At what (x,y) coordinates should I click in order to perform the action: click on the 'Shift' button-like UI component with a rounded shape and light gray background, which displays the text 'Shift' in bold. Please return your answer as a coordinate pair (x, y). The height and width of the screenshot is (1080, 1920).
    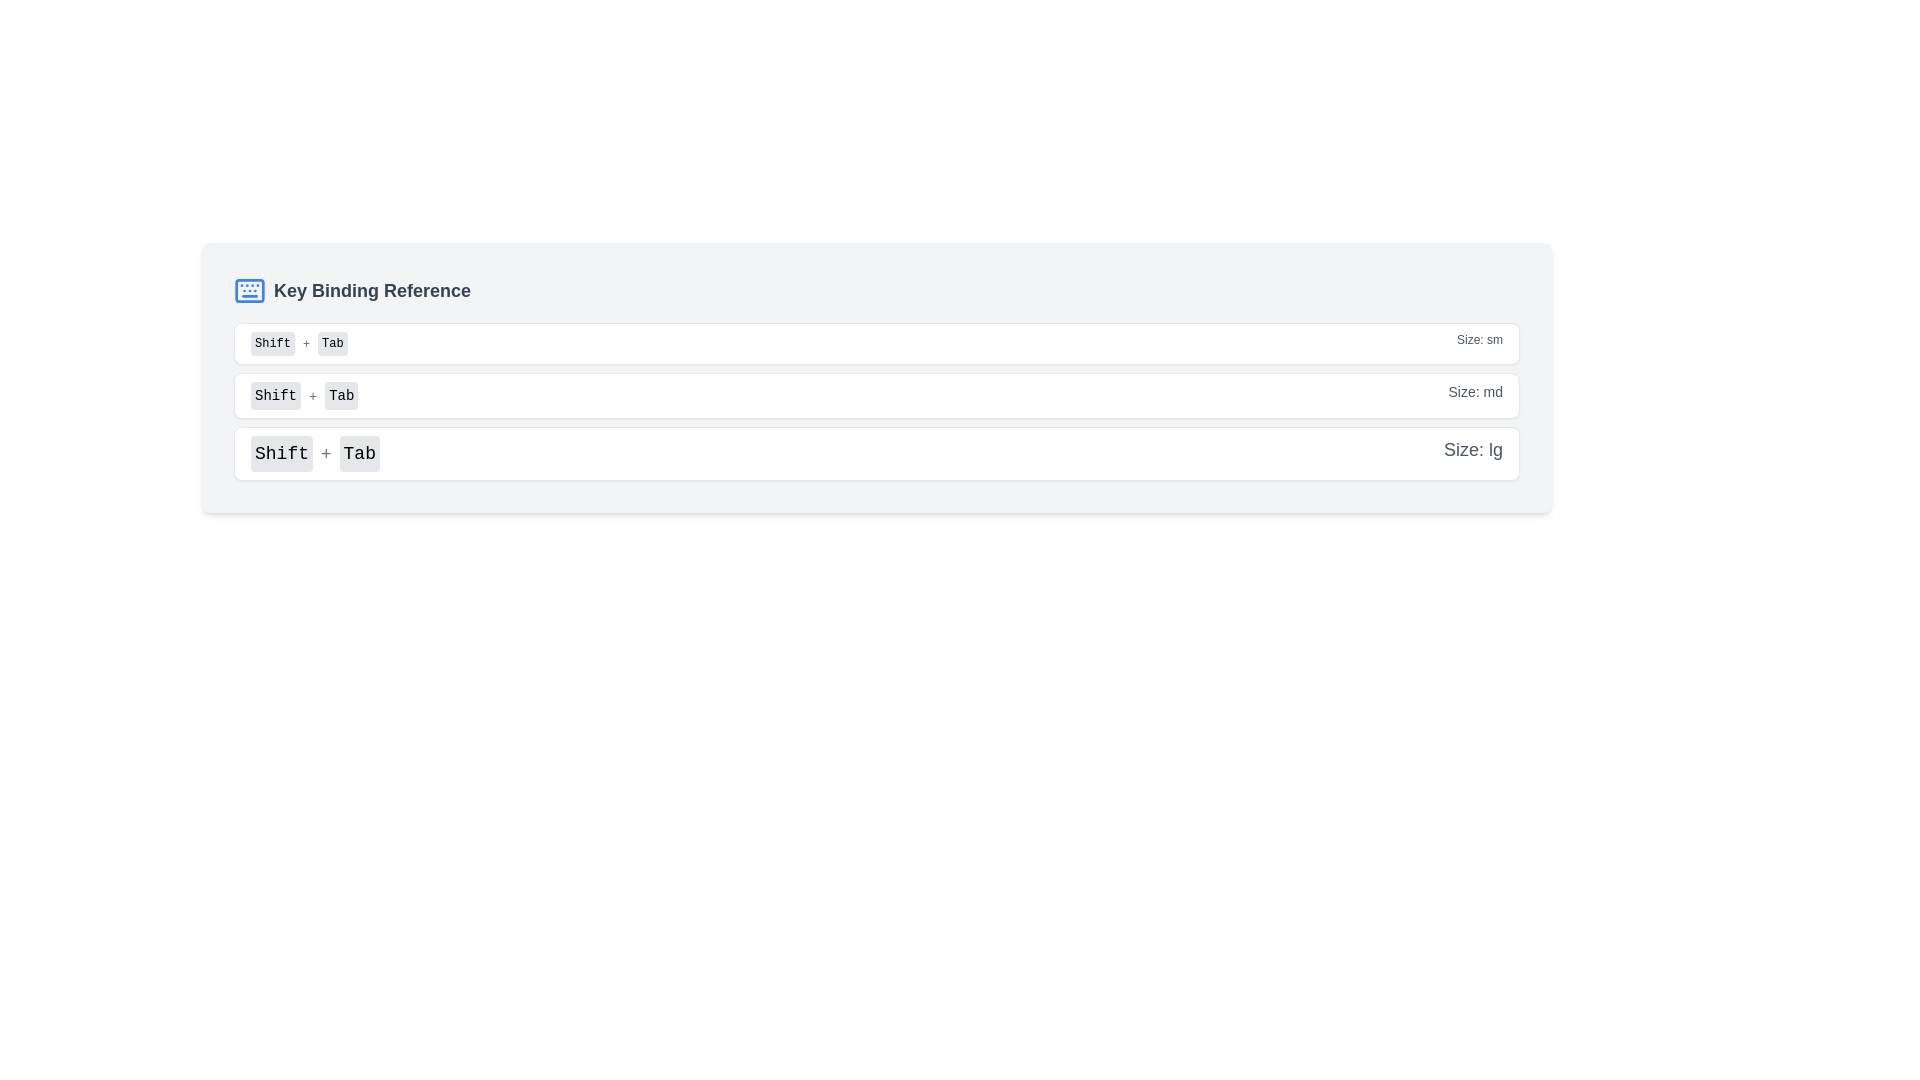
    Looking at the image, I should click on (275, 396).